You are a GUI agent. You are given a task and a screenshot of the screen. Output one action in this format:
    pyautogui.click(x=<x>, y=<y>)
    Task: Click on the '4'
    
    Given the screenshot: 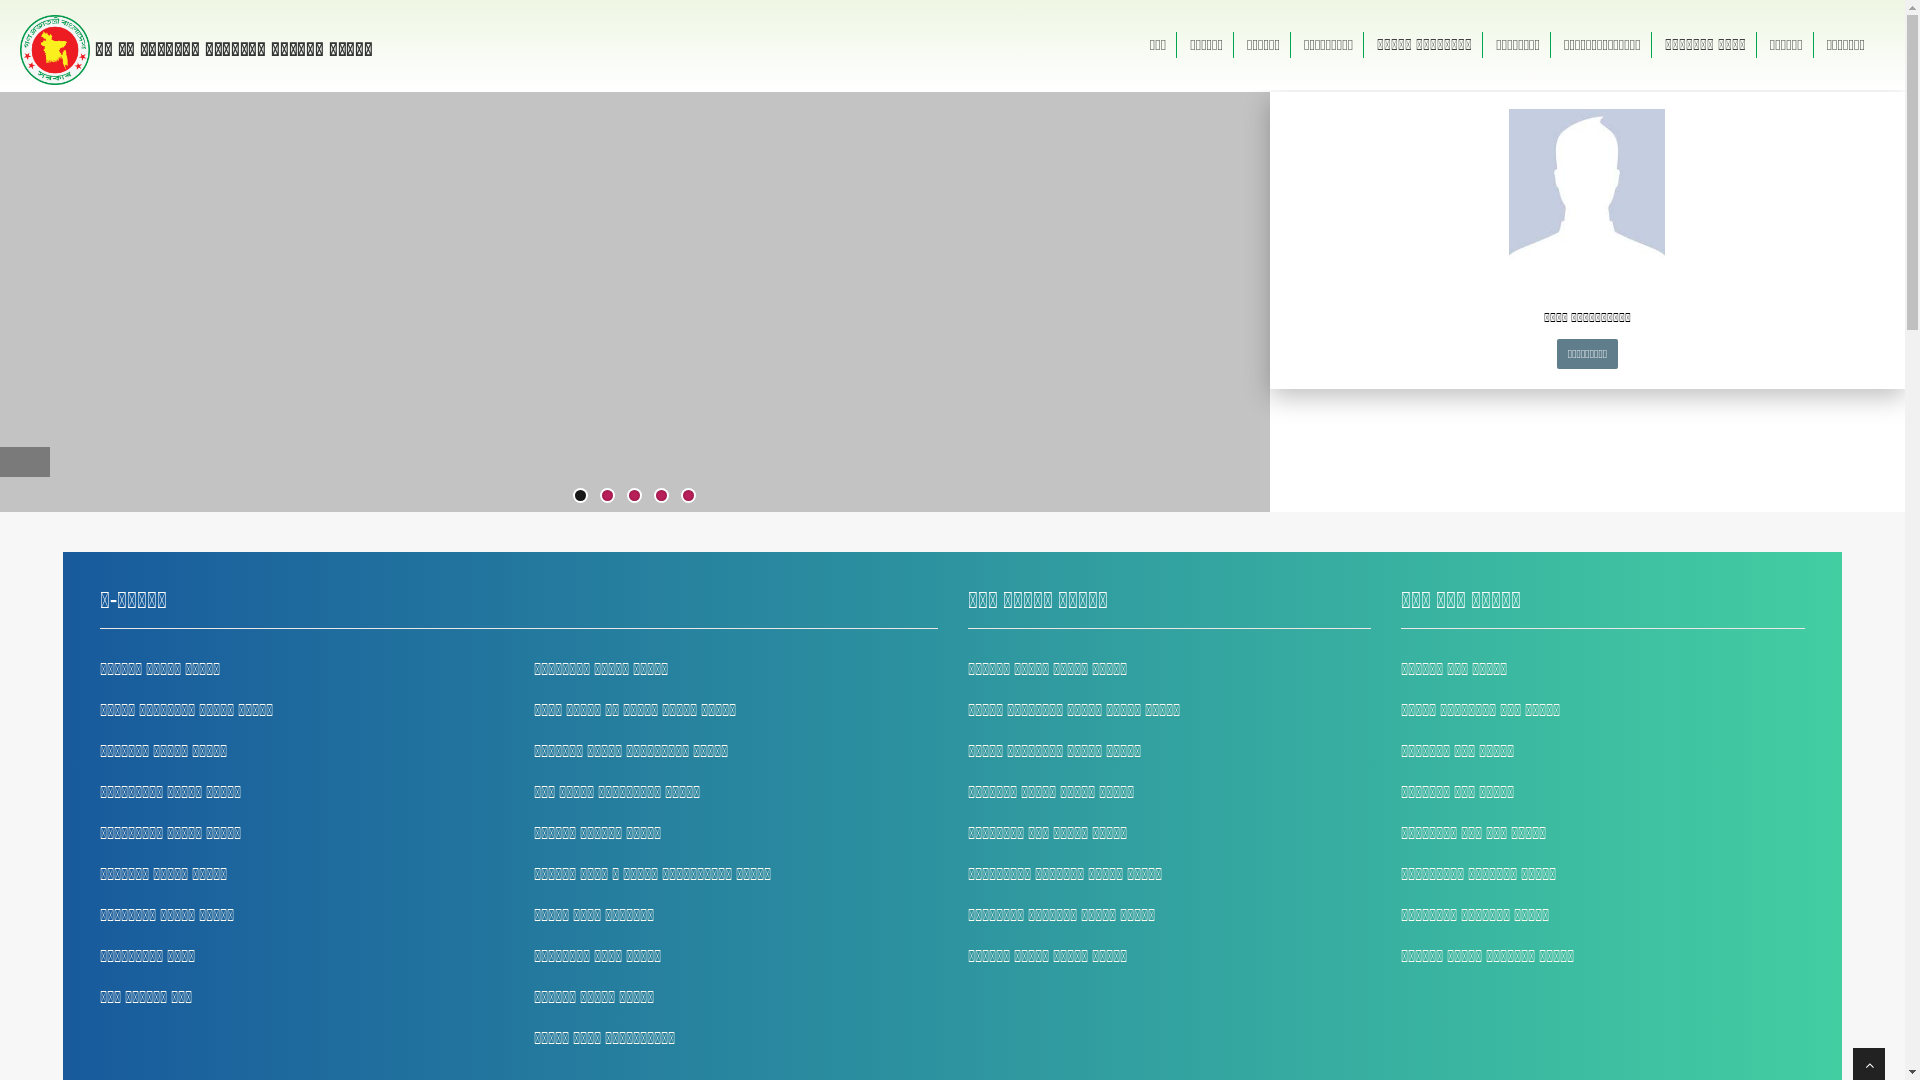 What is the action you would take?
    pyautogui.click(x=661, y=495)
    